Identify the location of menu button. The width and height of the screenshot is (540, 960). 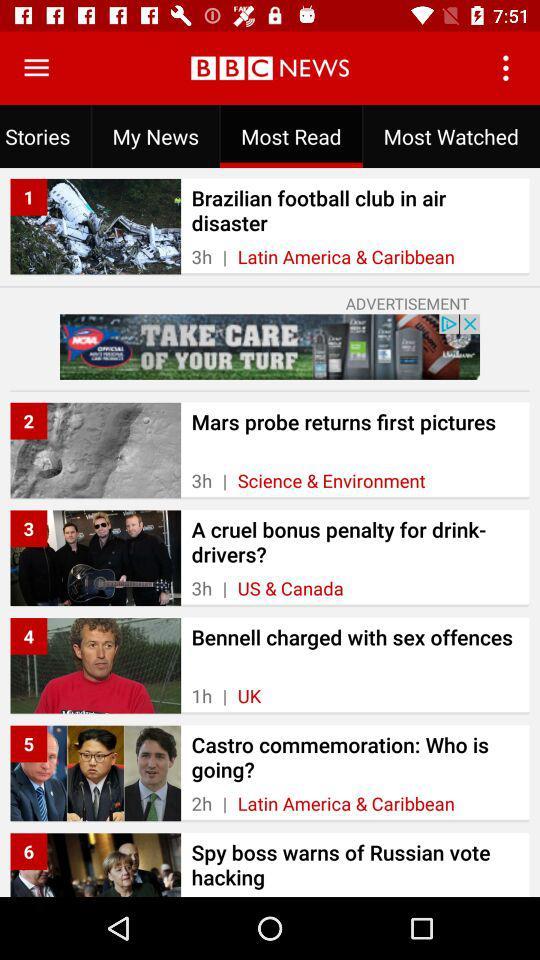
(36, 68).